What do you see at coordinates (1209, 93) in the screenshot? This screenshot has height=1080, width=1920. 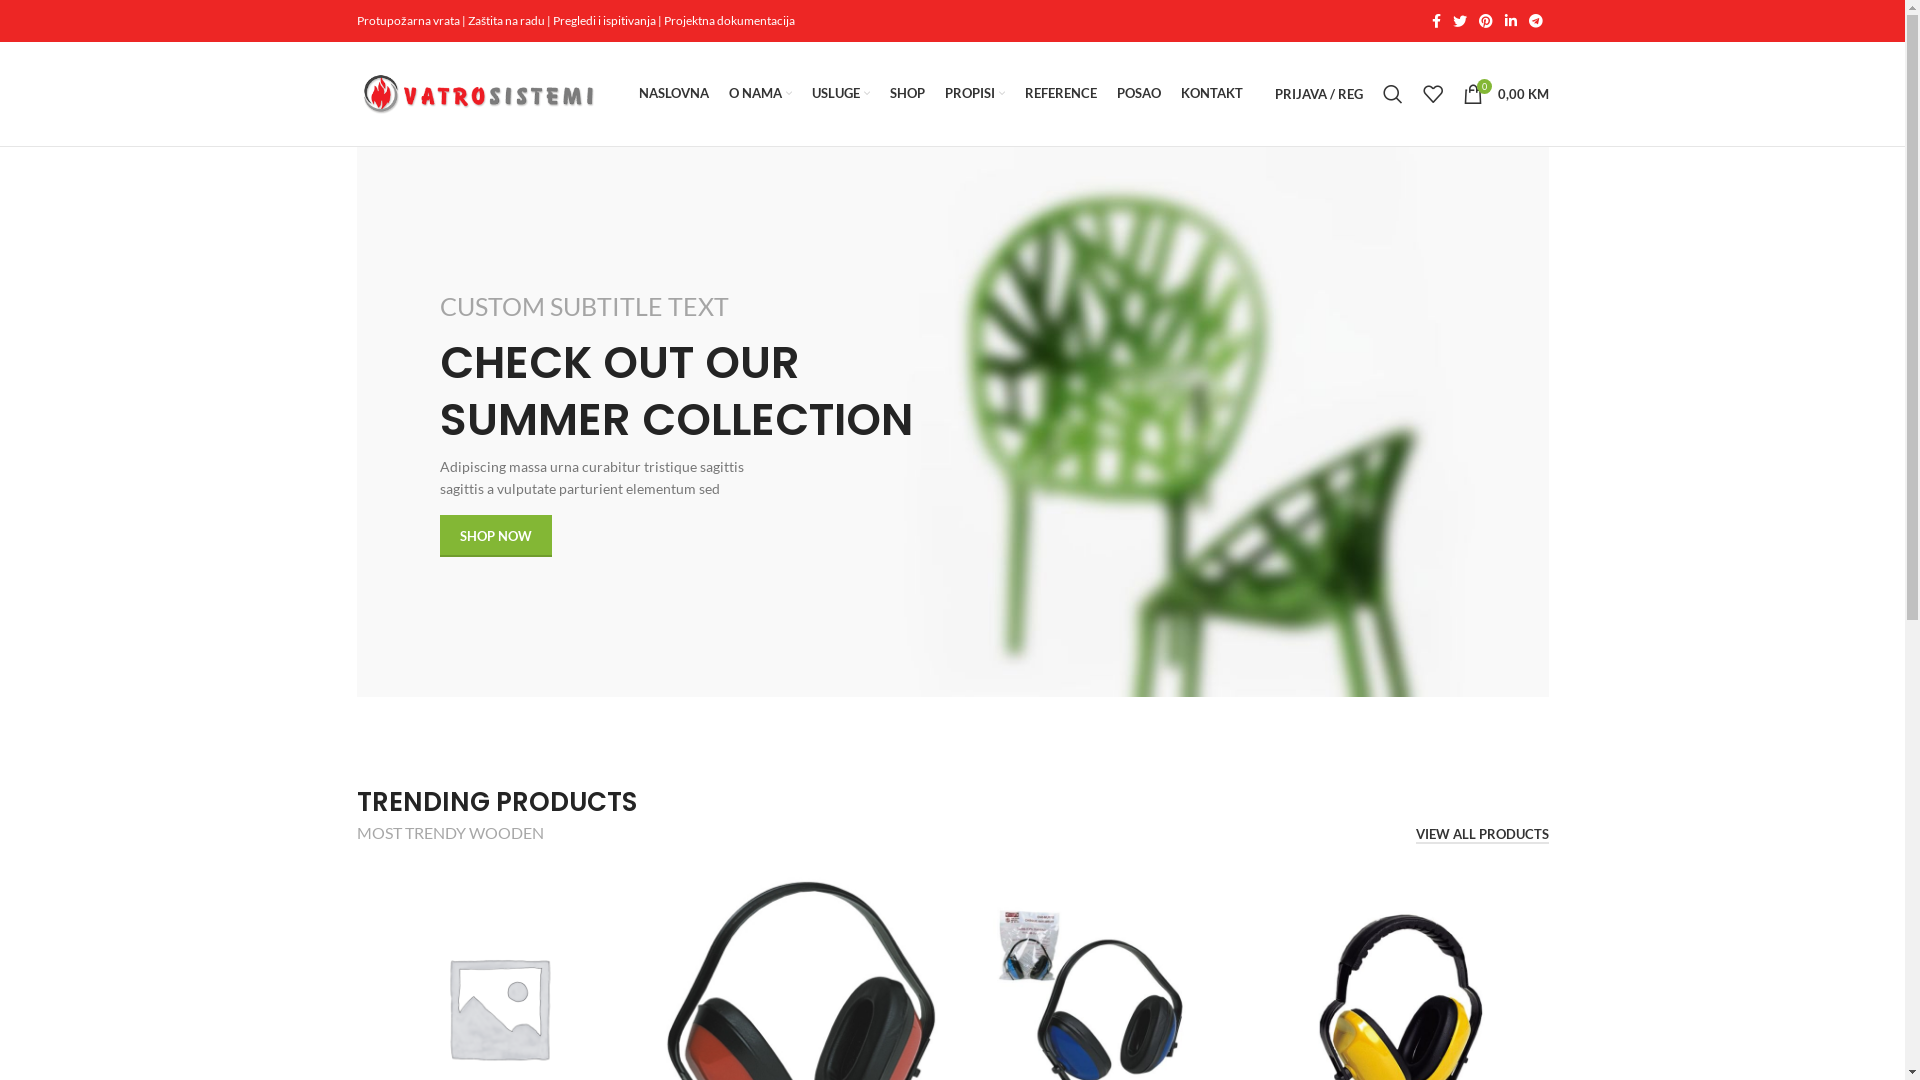 I see `'KONTAKT'` at bounding box center [1209, 93].